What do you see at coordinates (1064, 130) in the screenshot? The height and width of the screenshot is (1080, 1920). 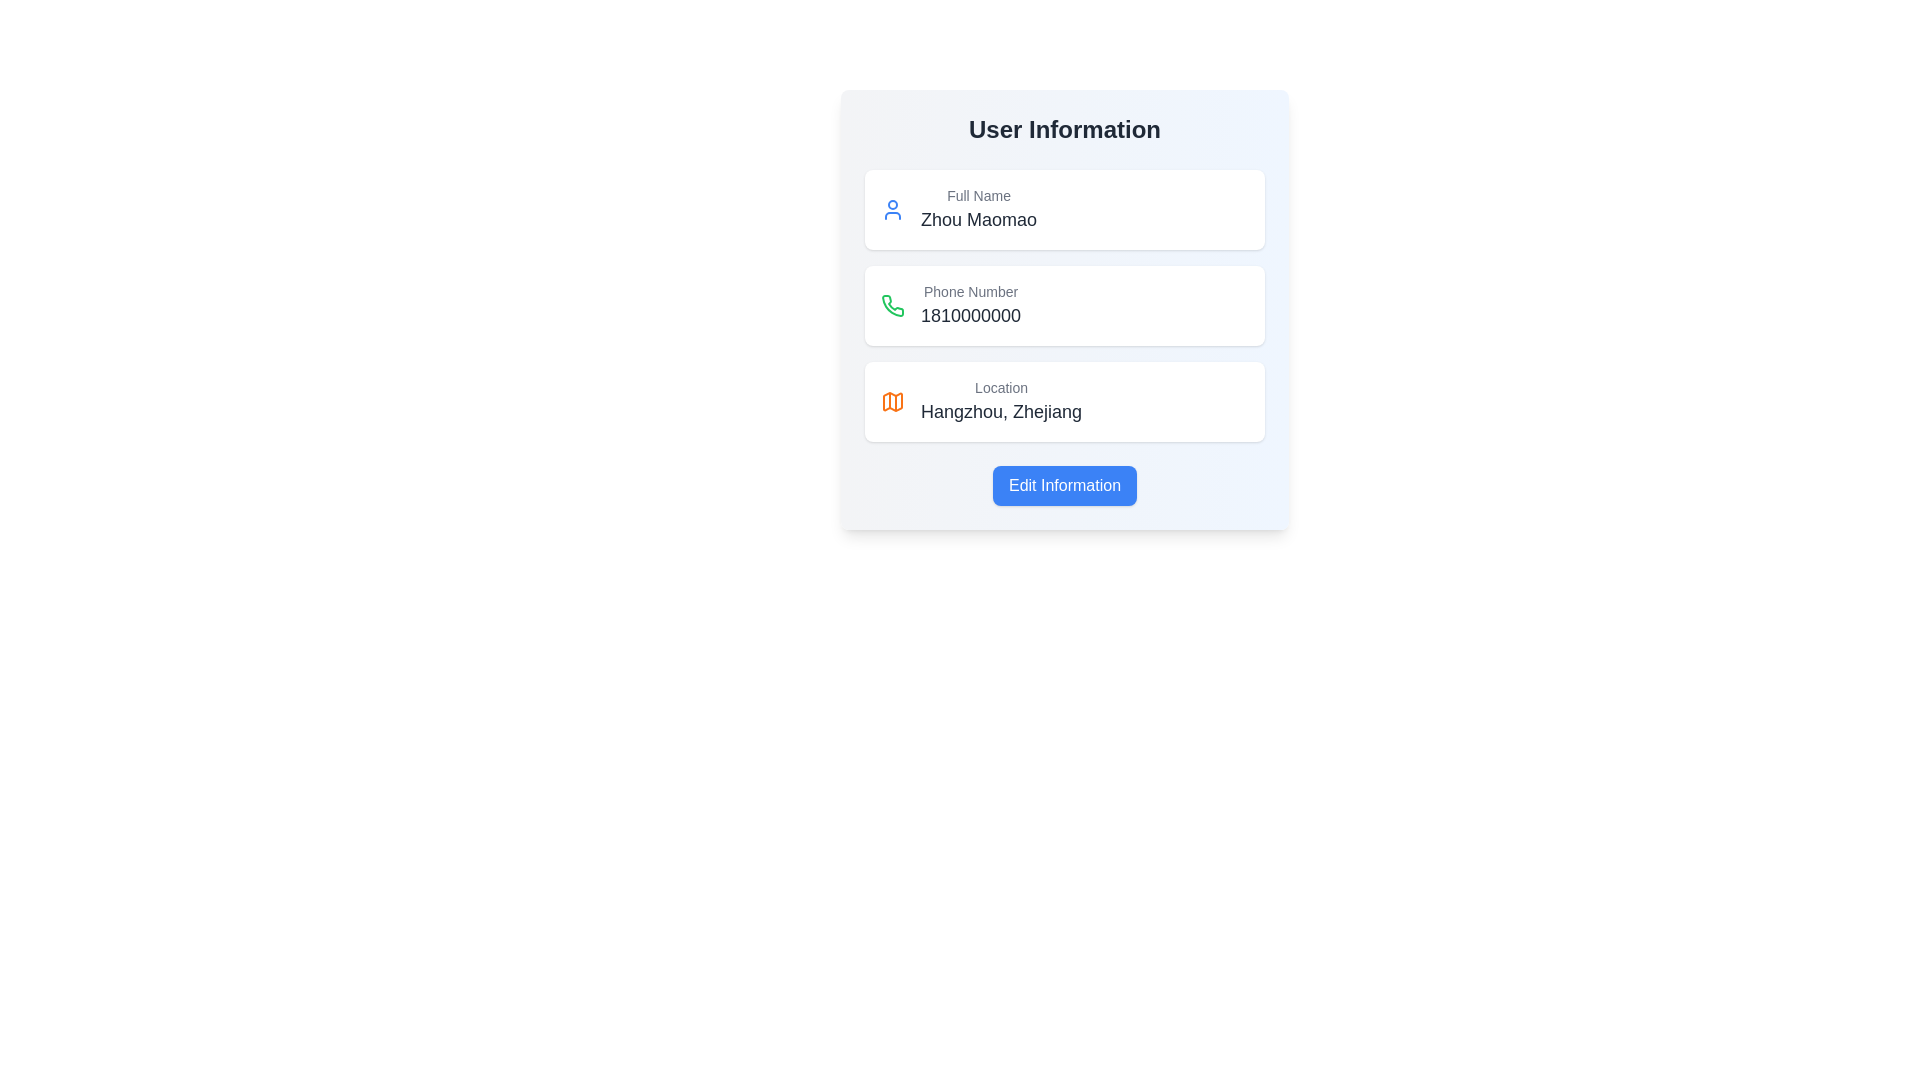 I see `the prominently styled header with the text 'User Information', which is centered at the top of the user details card` at bounding box center [1064, 130].